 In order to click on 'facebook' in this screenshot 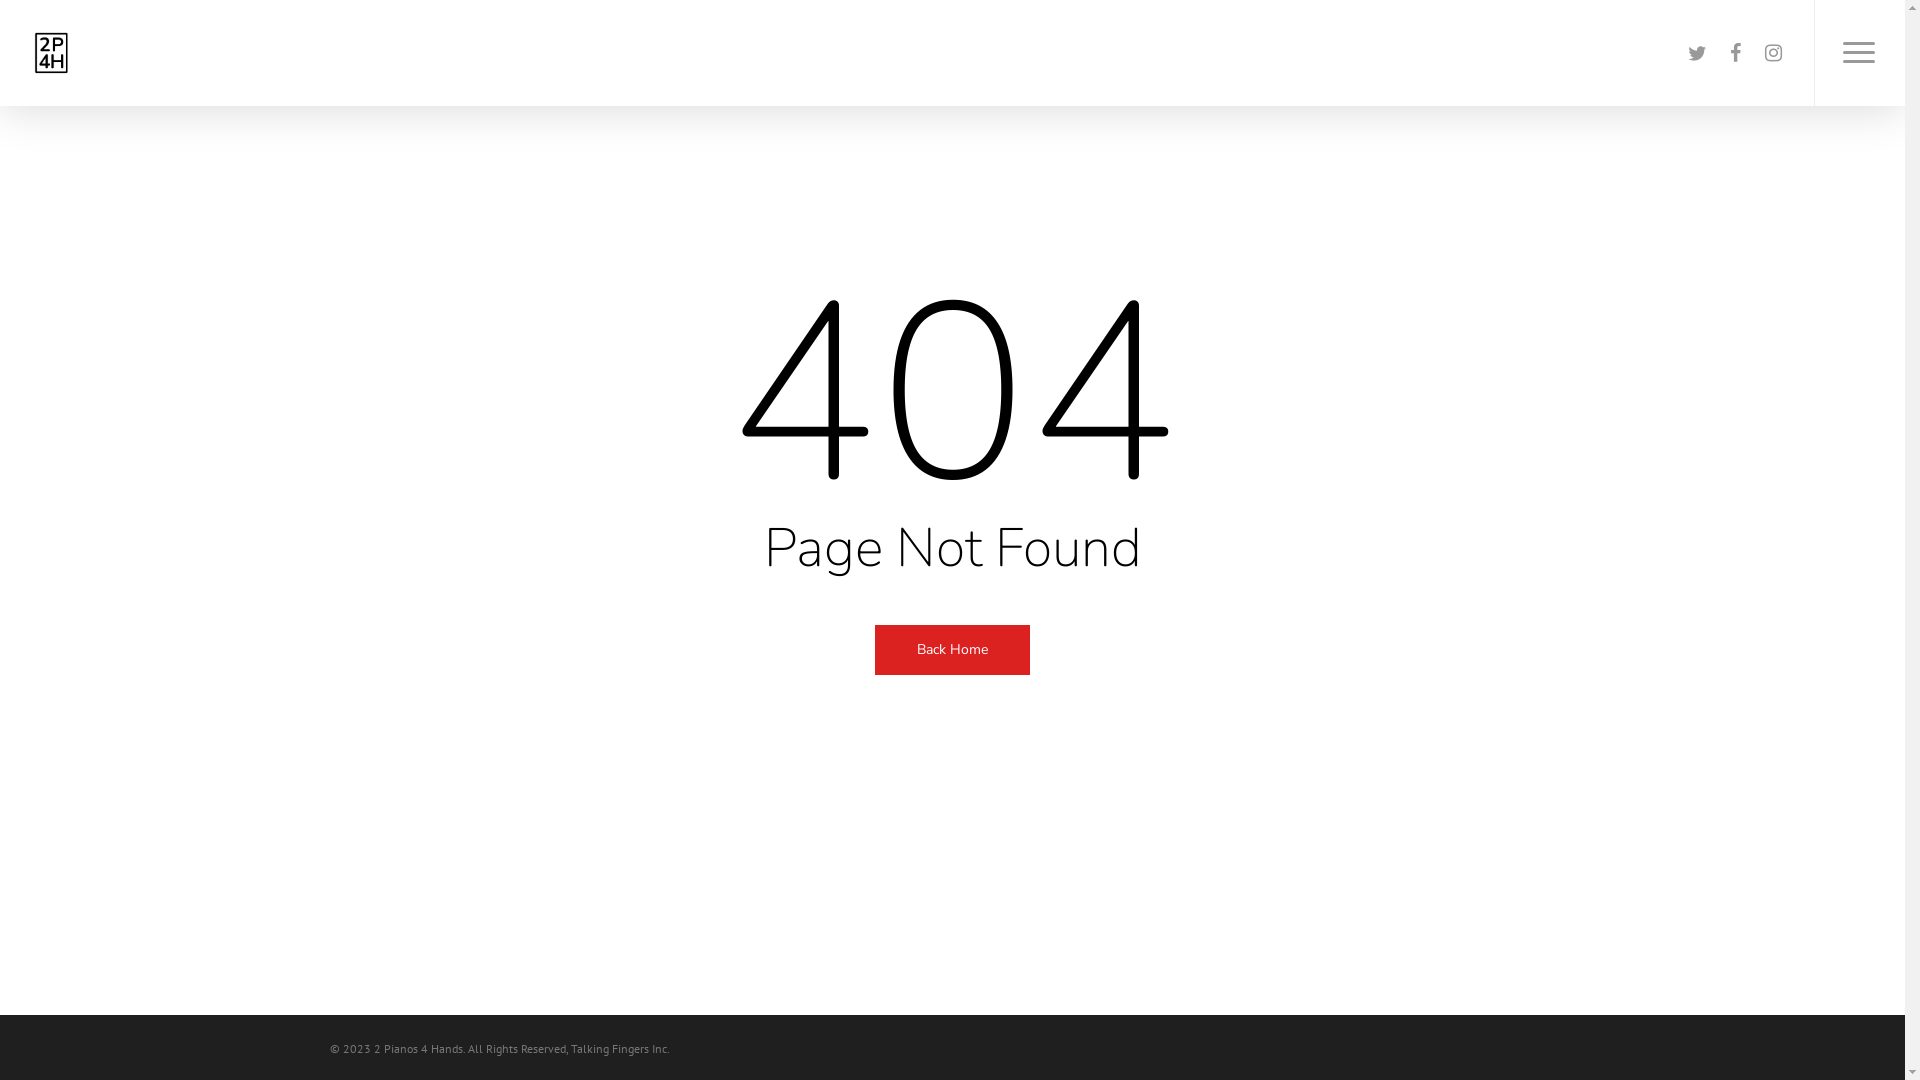, I will do `click(1733, 52)`.